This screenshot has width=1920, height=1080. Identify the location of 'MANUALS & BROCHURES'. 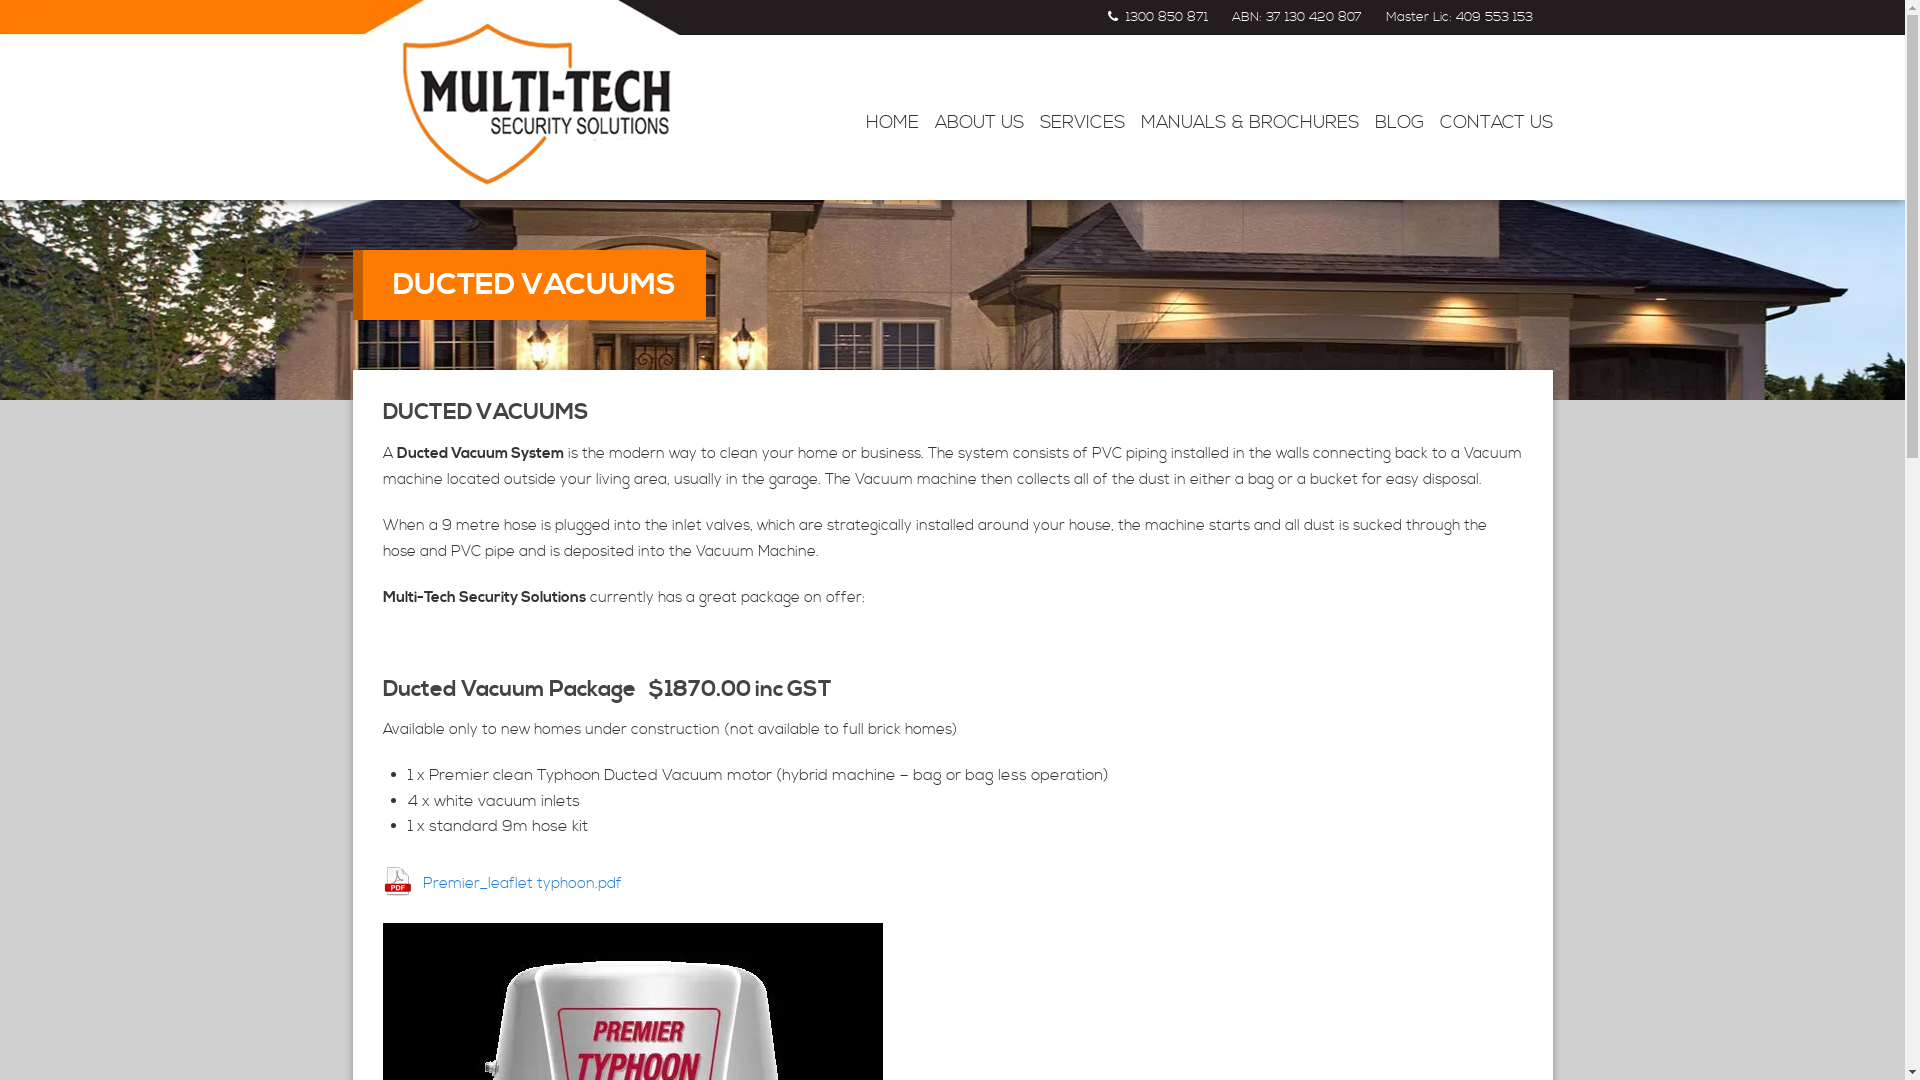
(1247, 122).